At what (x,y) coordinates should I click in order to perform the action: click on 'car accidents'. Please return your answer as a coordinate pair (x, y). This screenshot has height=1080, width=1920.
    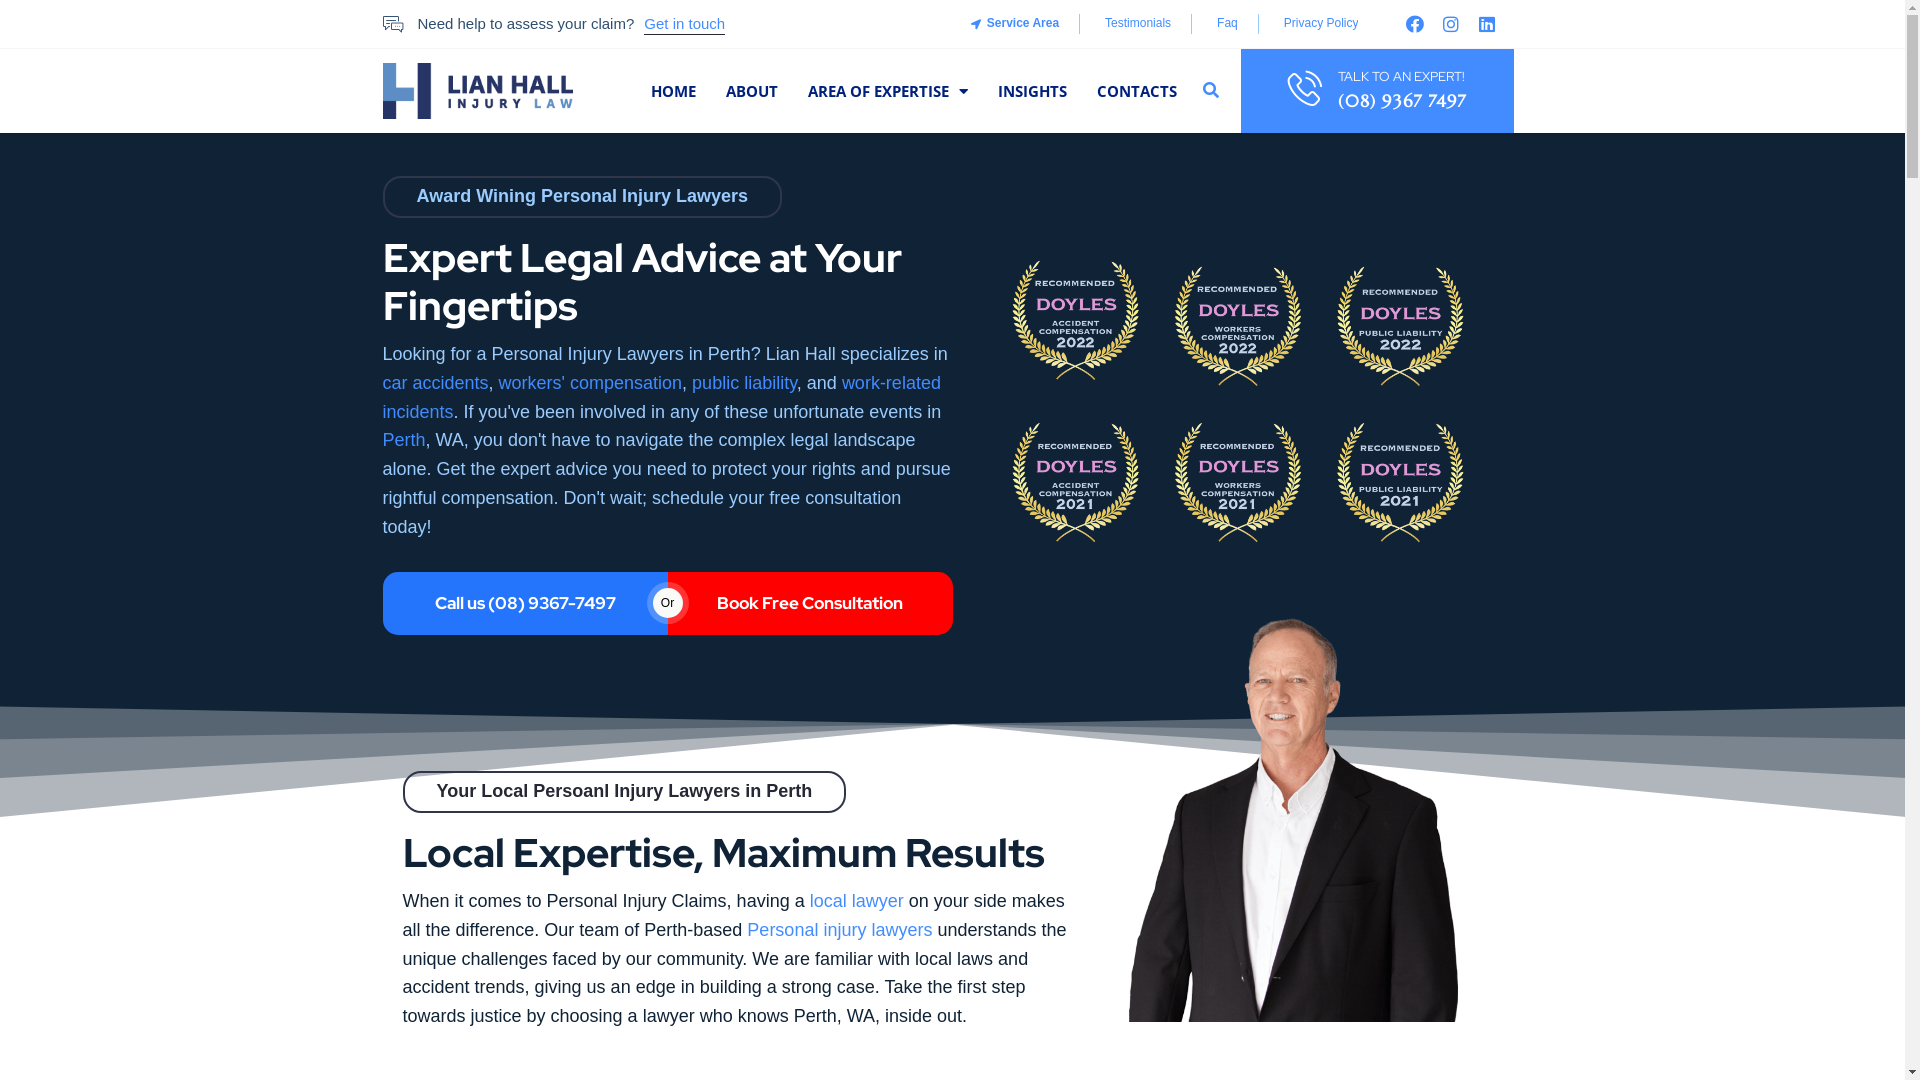
    Looking at the image, I should click on (434, 382).